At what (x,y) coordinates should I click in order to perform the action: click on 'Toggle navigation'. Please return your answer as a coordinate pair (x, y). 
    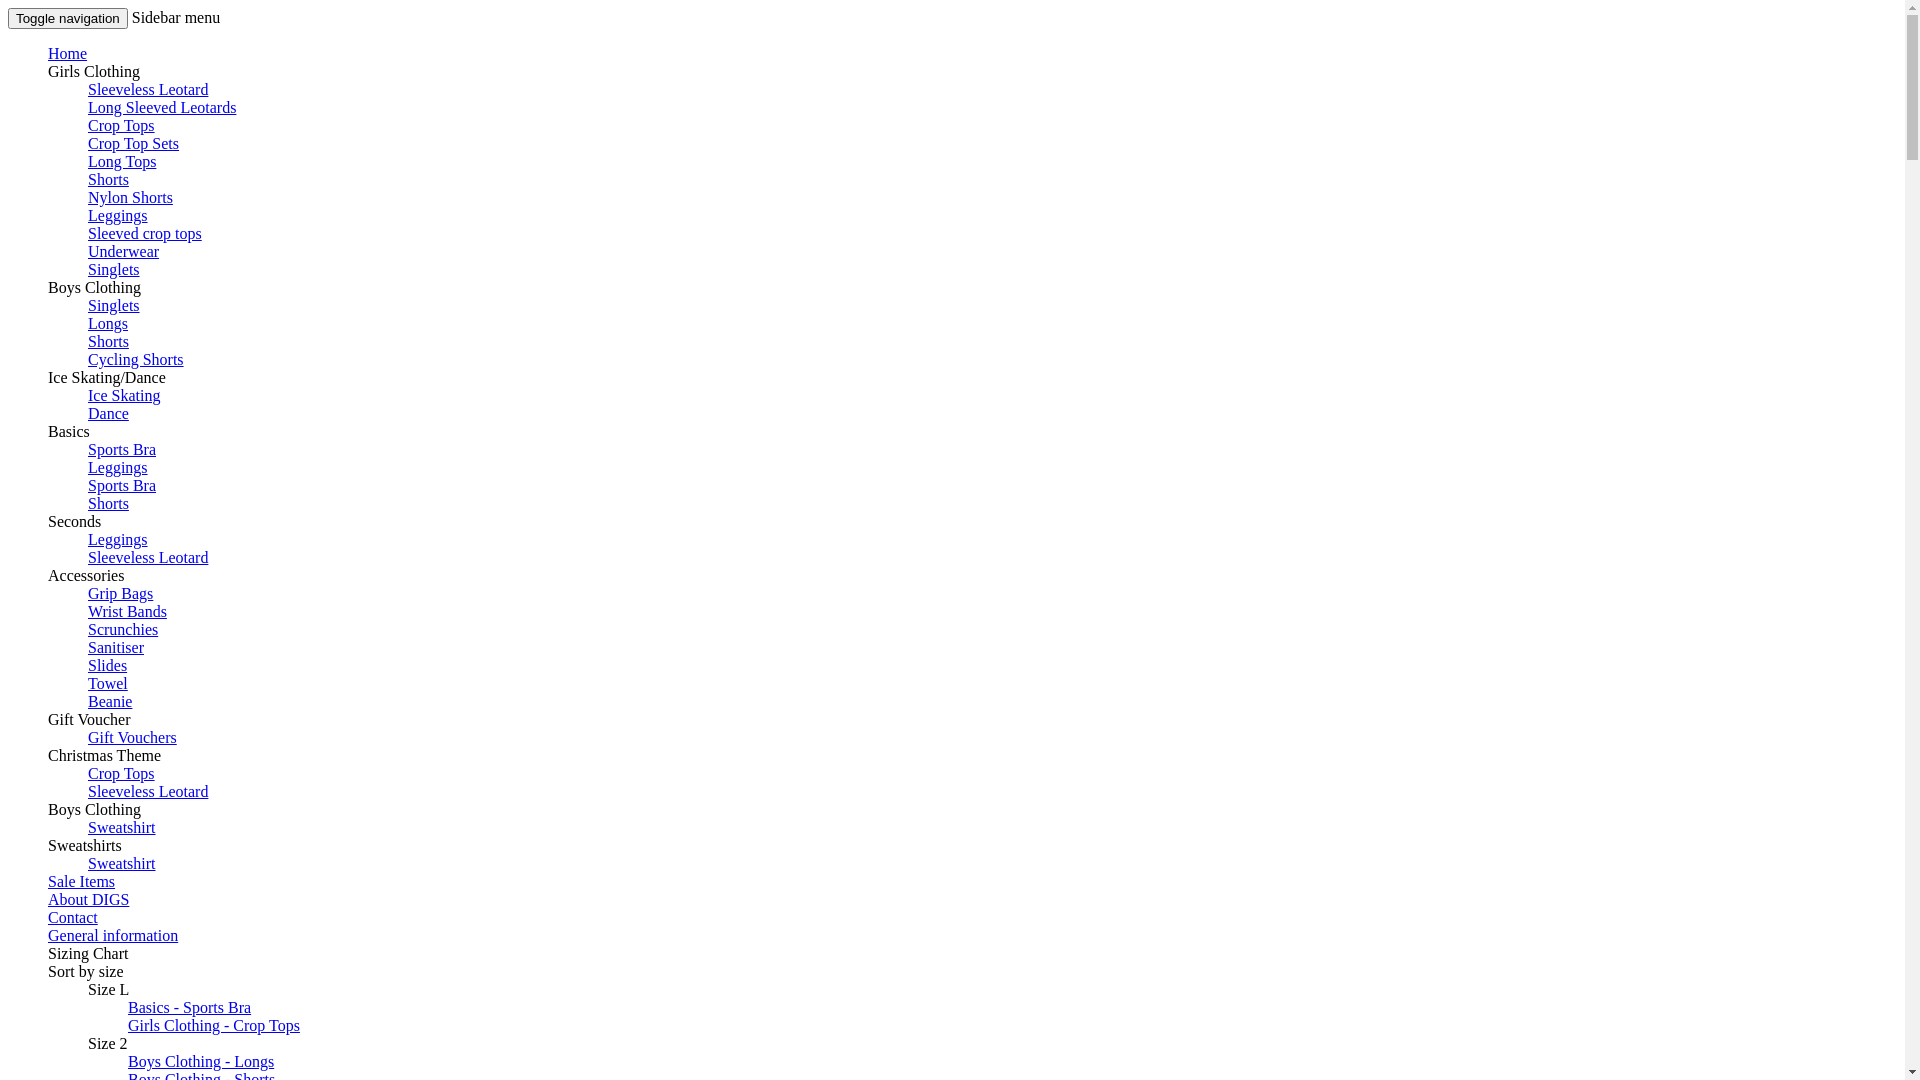
    Looking at the image, I should click on (67, 18).